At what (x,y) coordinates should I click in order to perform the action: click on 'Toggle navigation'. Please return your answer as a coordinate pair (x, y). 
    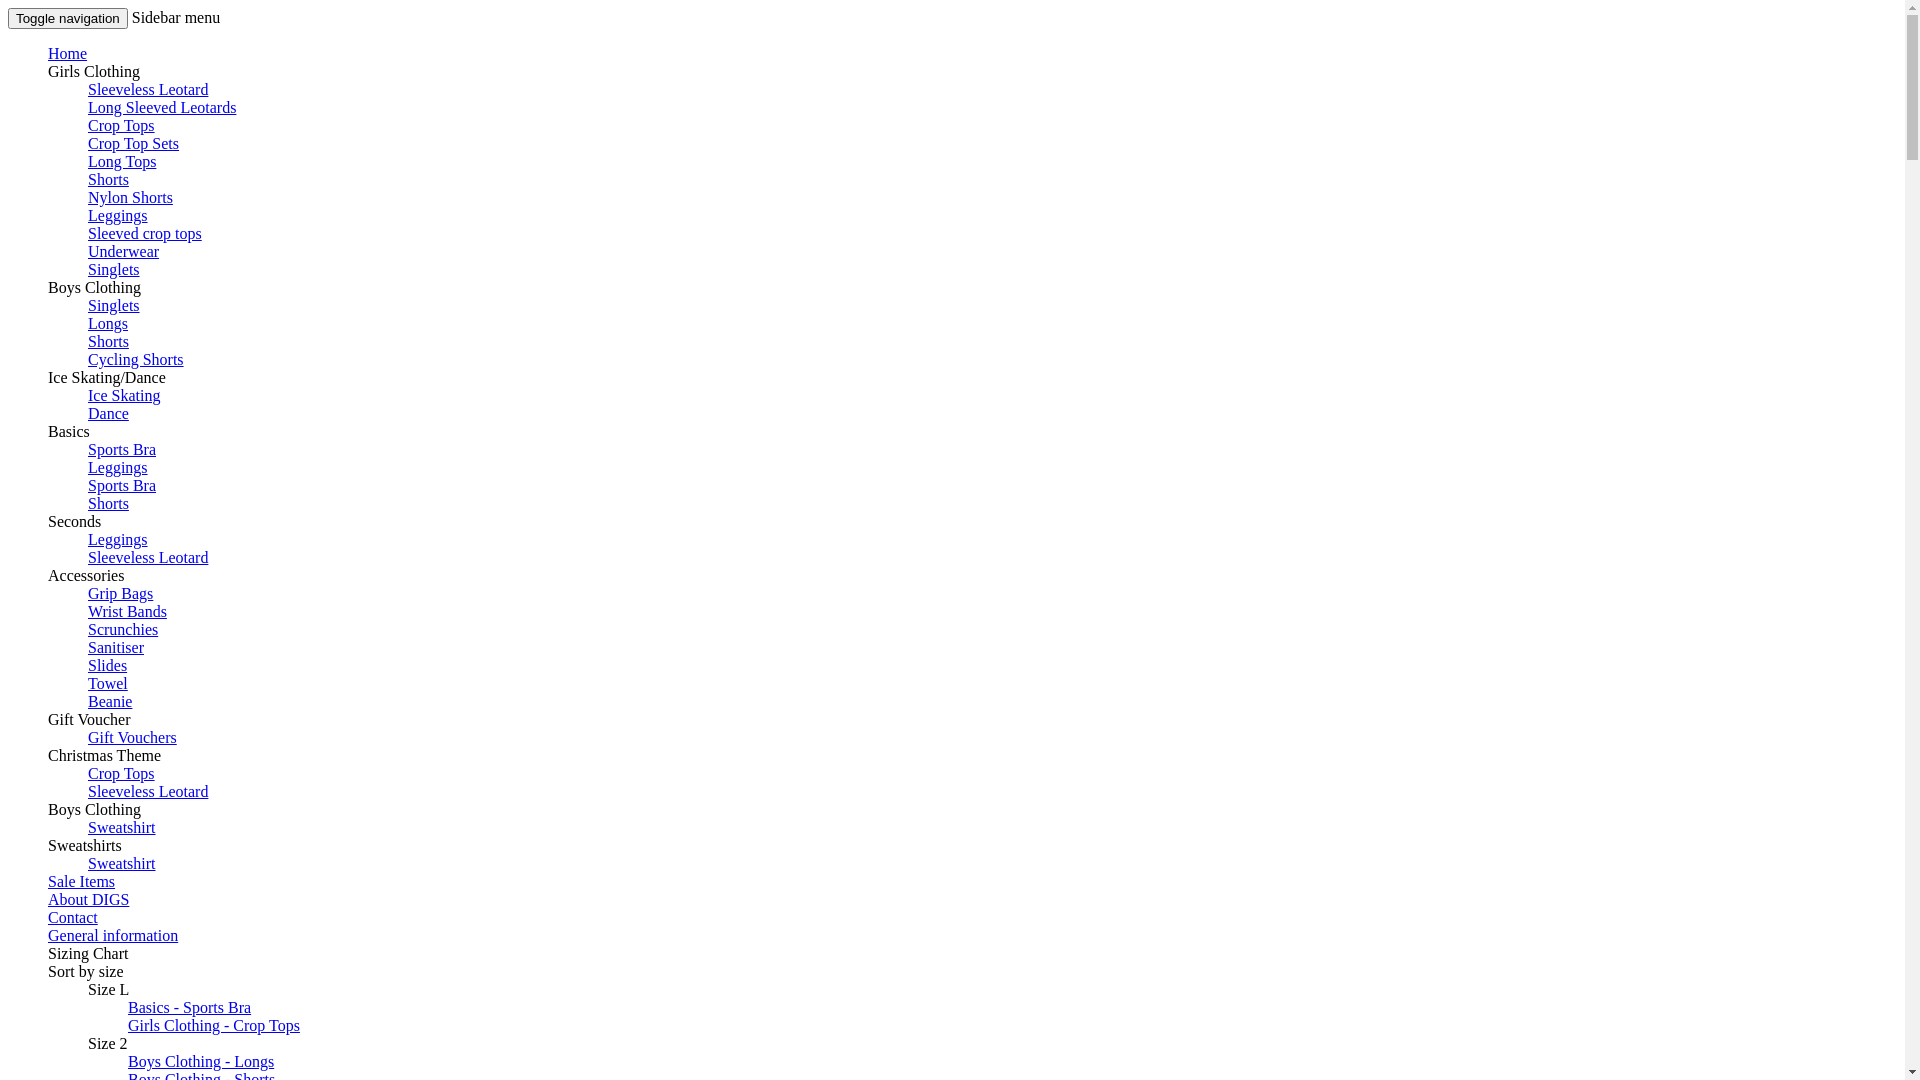
    Looking at the image, I should click on (67, 18).